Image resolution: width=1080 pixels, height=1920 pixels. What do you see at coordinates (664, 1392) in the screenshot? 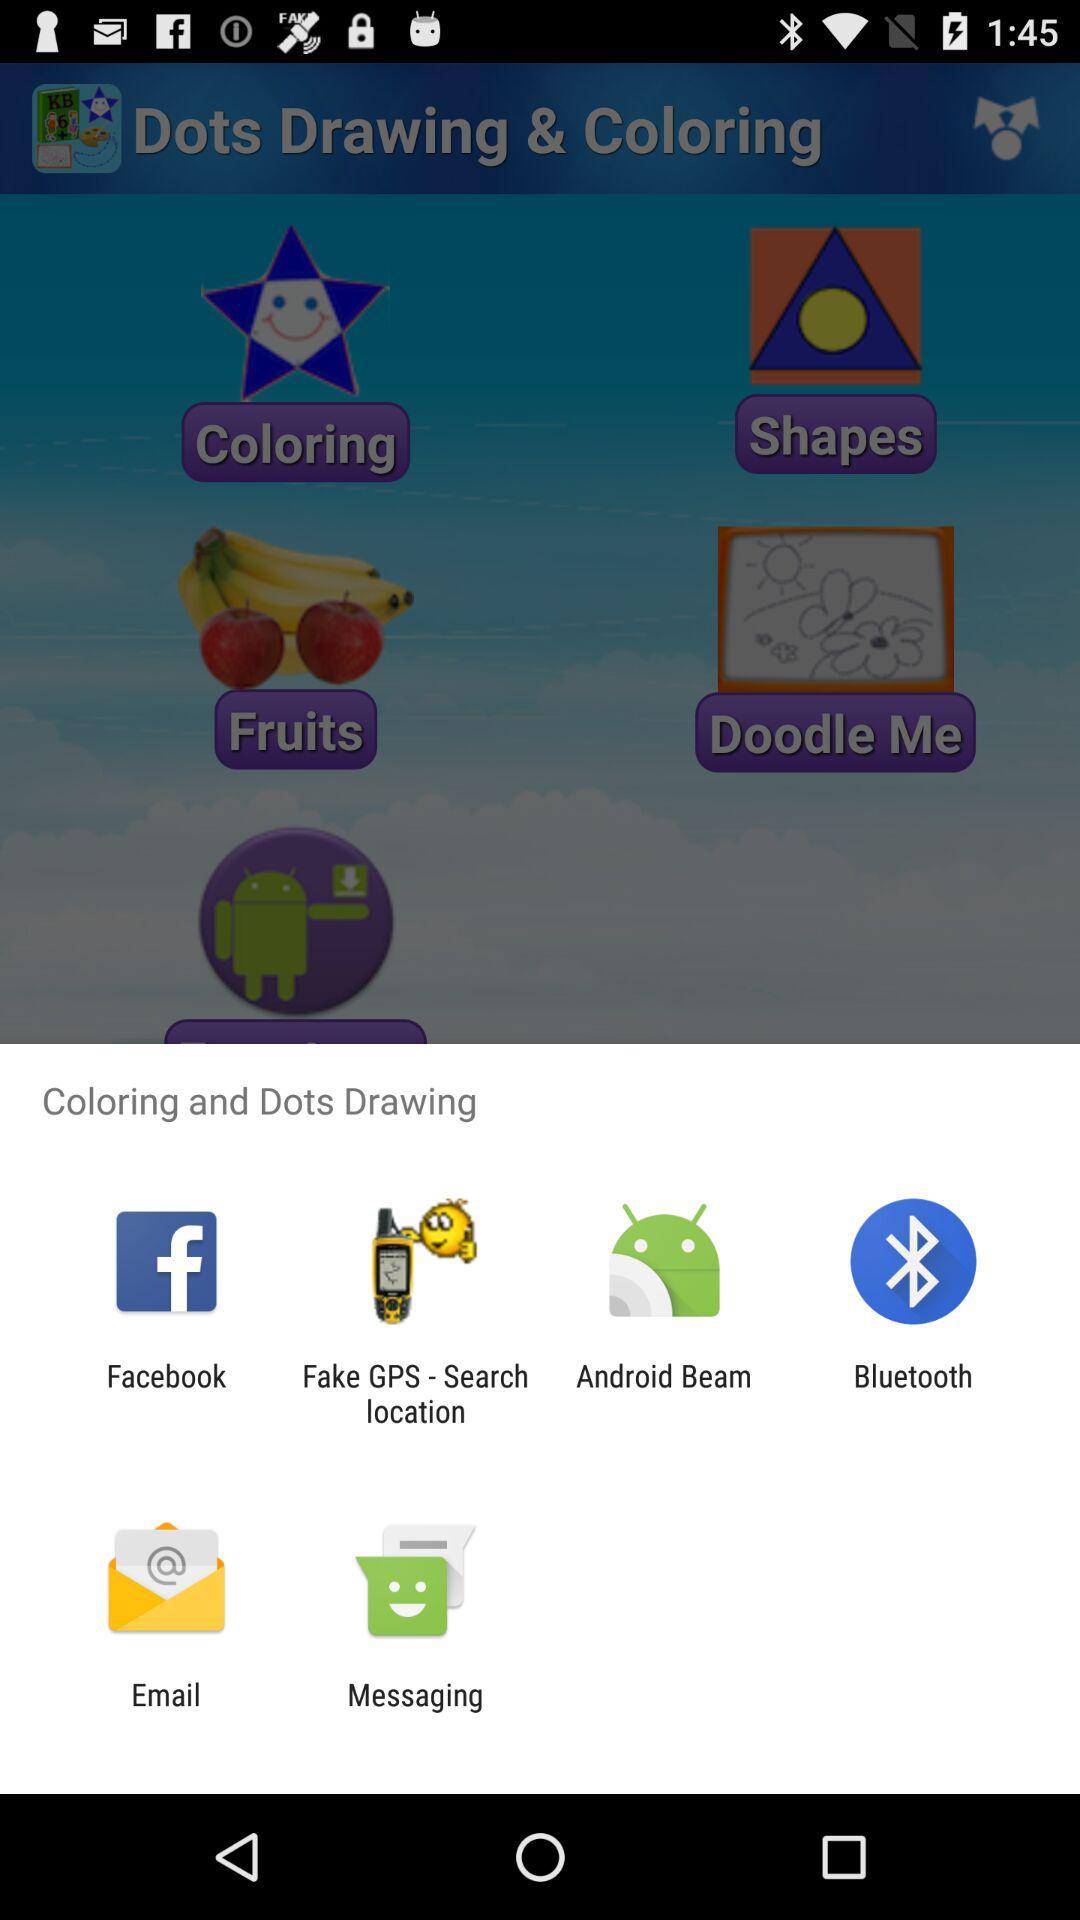
I see `android beam app` at bounding box center [664, 1392].